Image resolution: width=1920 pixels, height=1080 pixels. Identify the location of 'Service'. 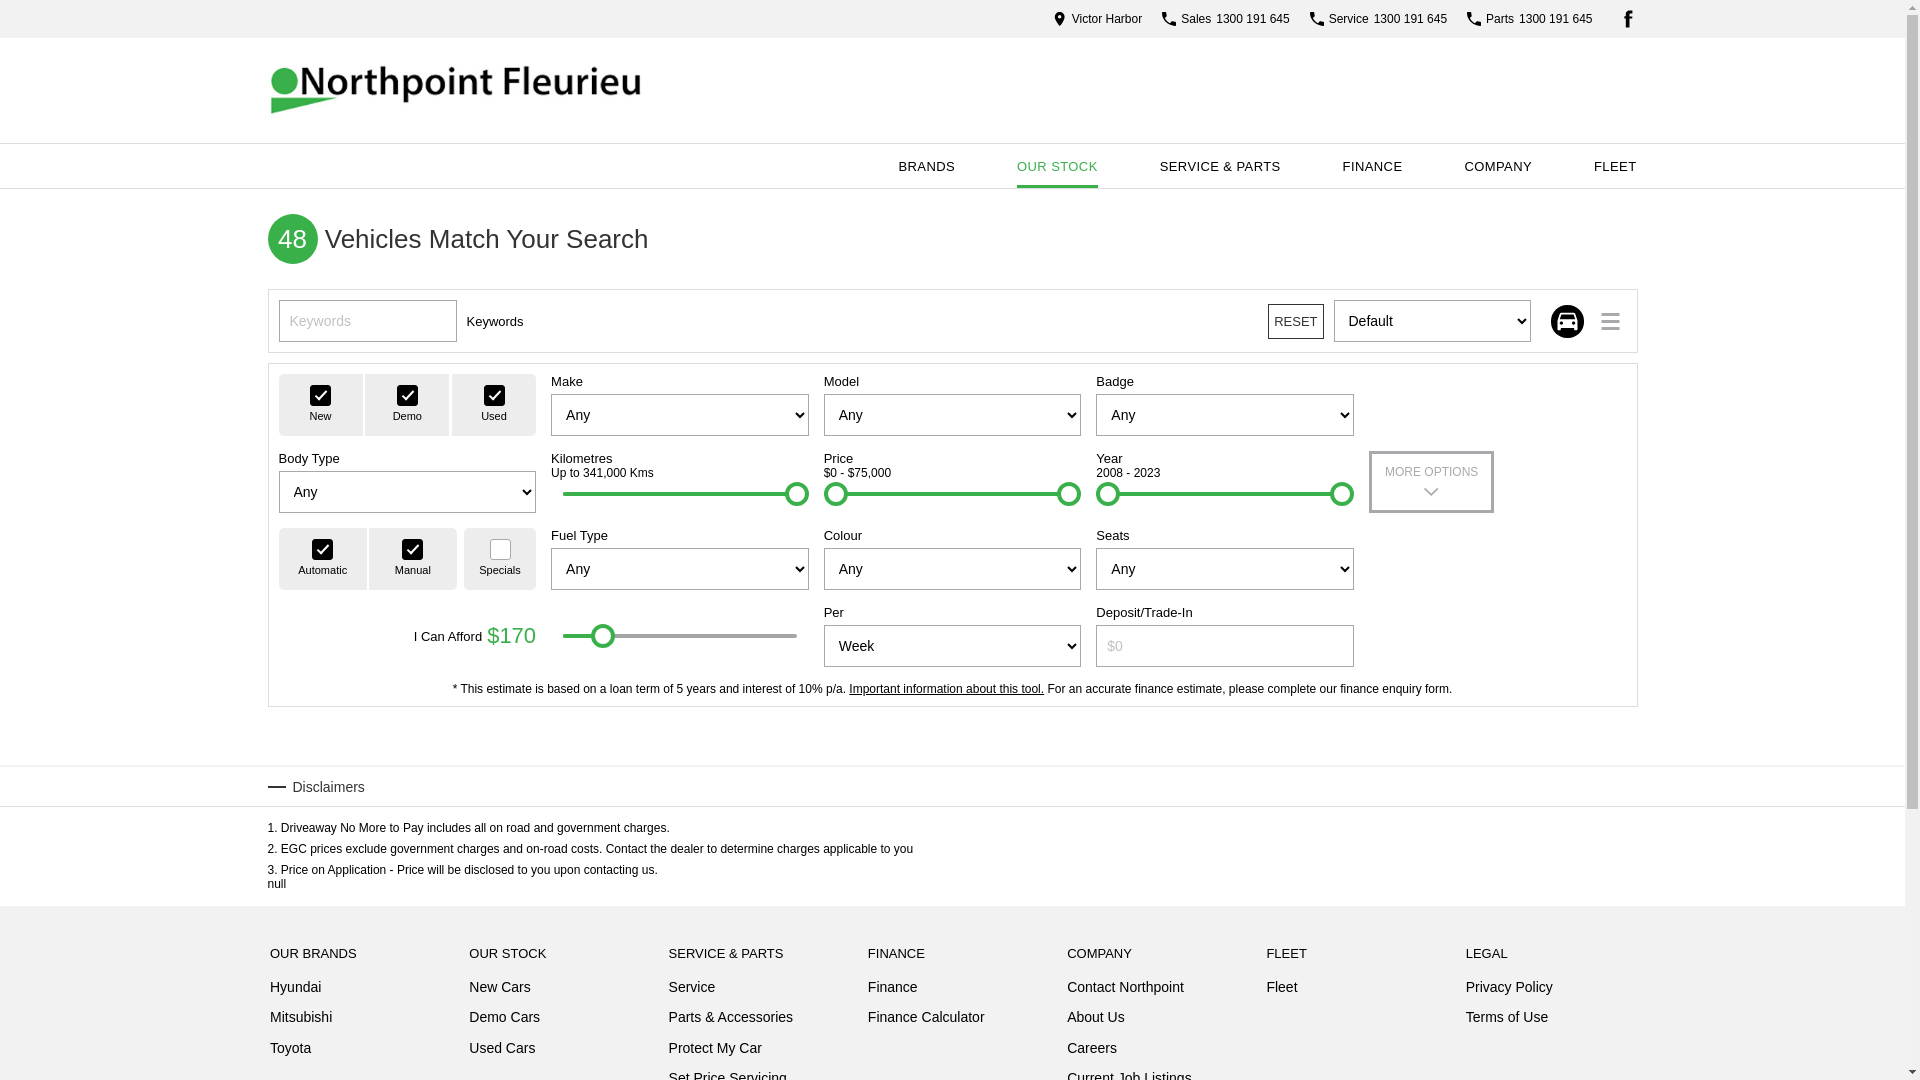
(692, 991).